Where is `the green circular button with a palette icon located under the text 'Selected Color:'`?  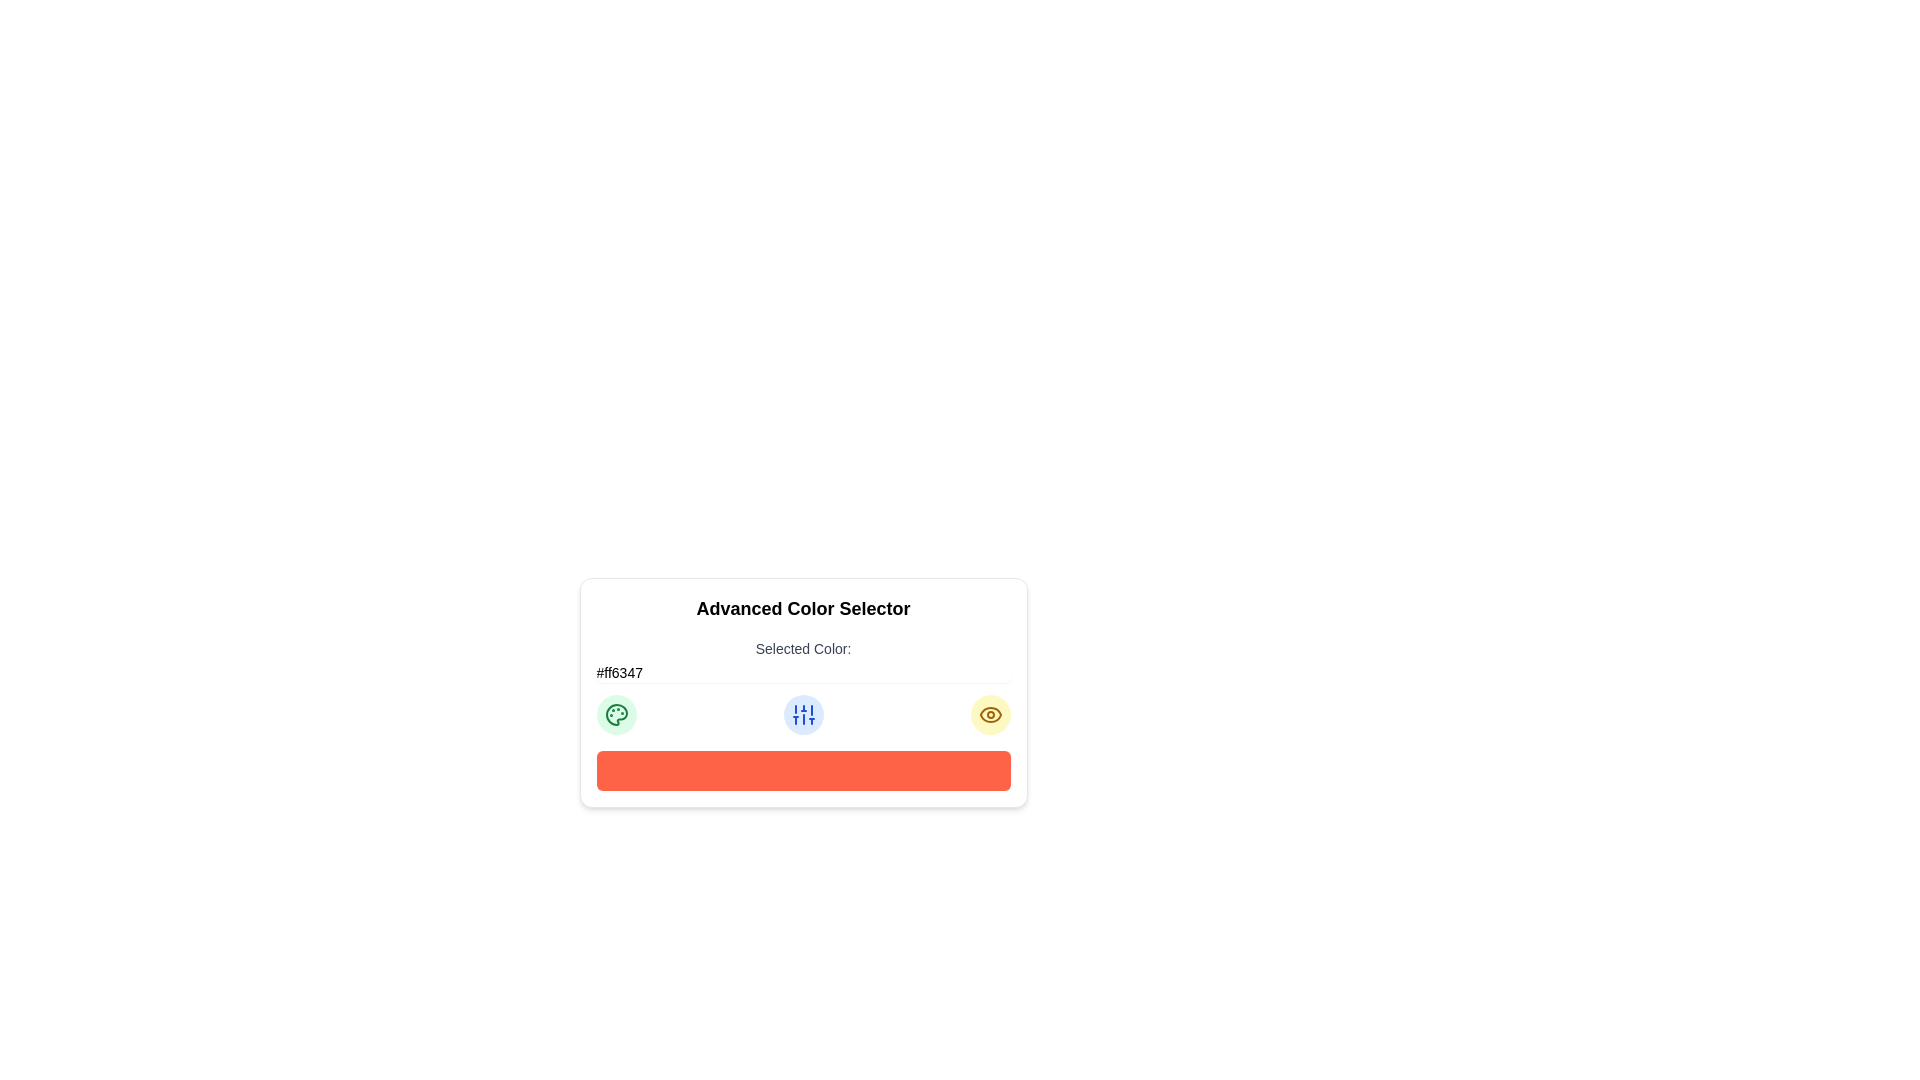 the green circular button with a palette icon located under the text 'Selected Color:' is located at coordinates (615, 713).